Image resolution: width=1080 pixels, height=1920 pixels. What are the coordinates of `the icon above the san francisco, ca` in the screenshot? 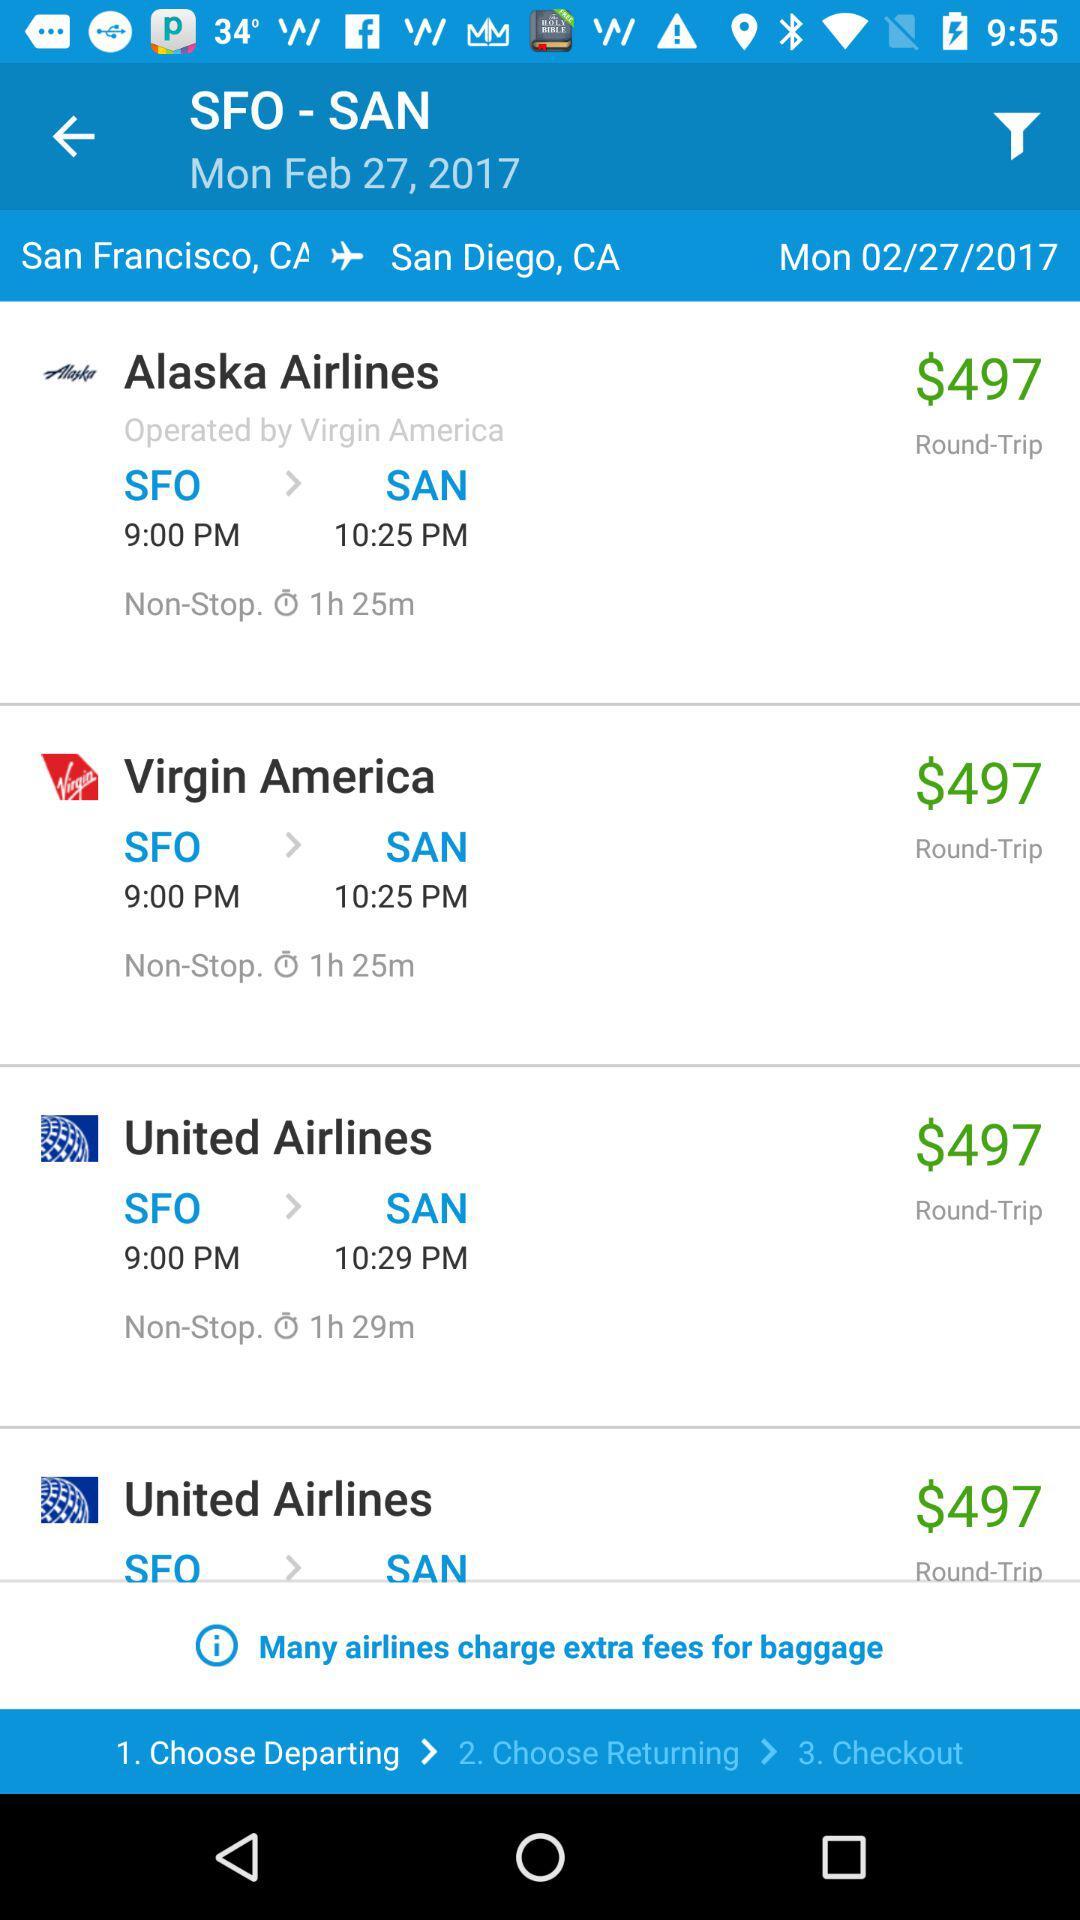 It's located at (72, 135).